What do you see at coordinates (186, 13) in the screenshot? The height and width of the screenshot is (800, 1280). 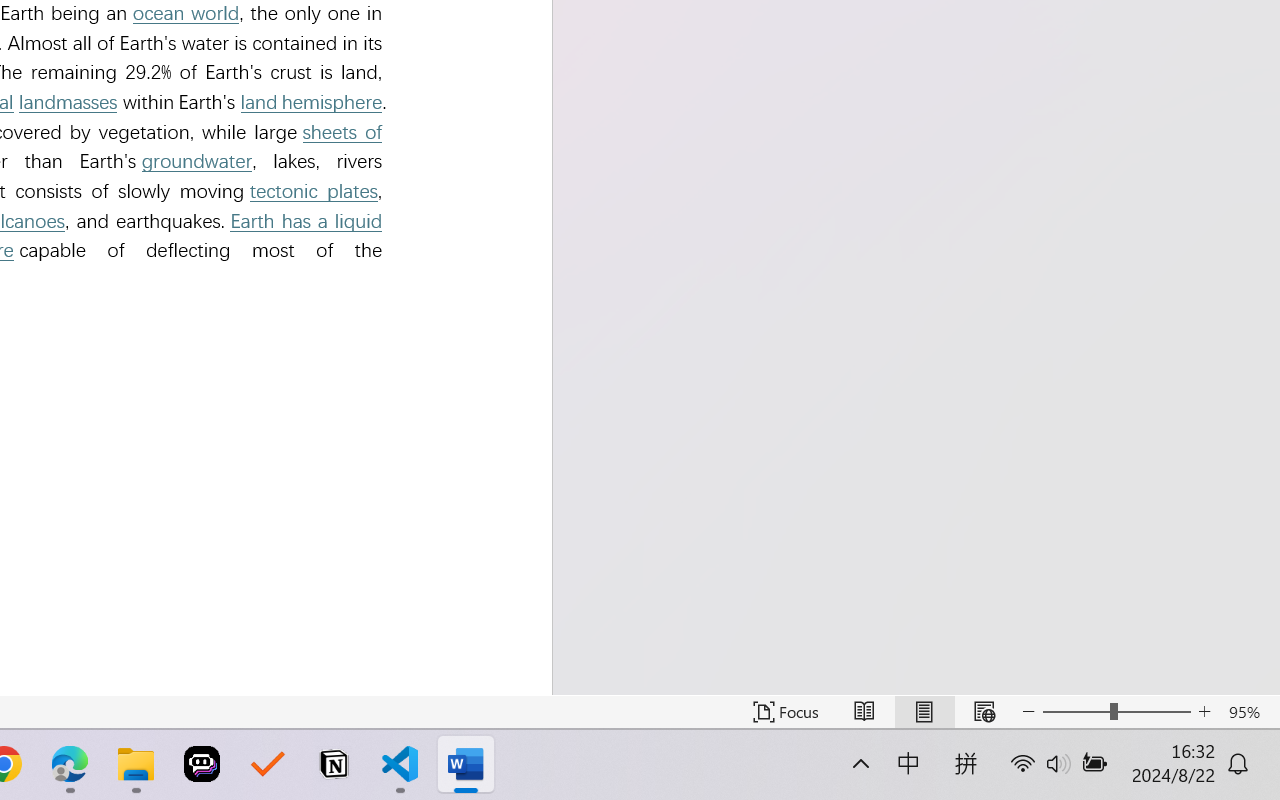 I see `'ocean world'` at bounding box center [186, 13].